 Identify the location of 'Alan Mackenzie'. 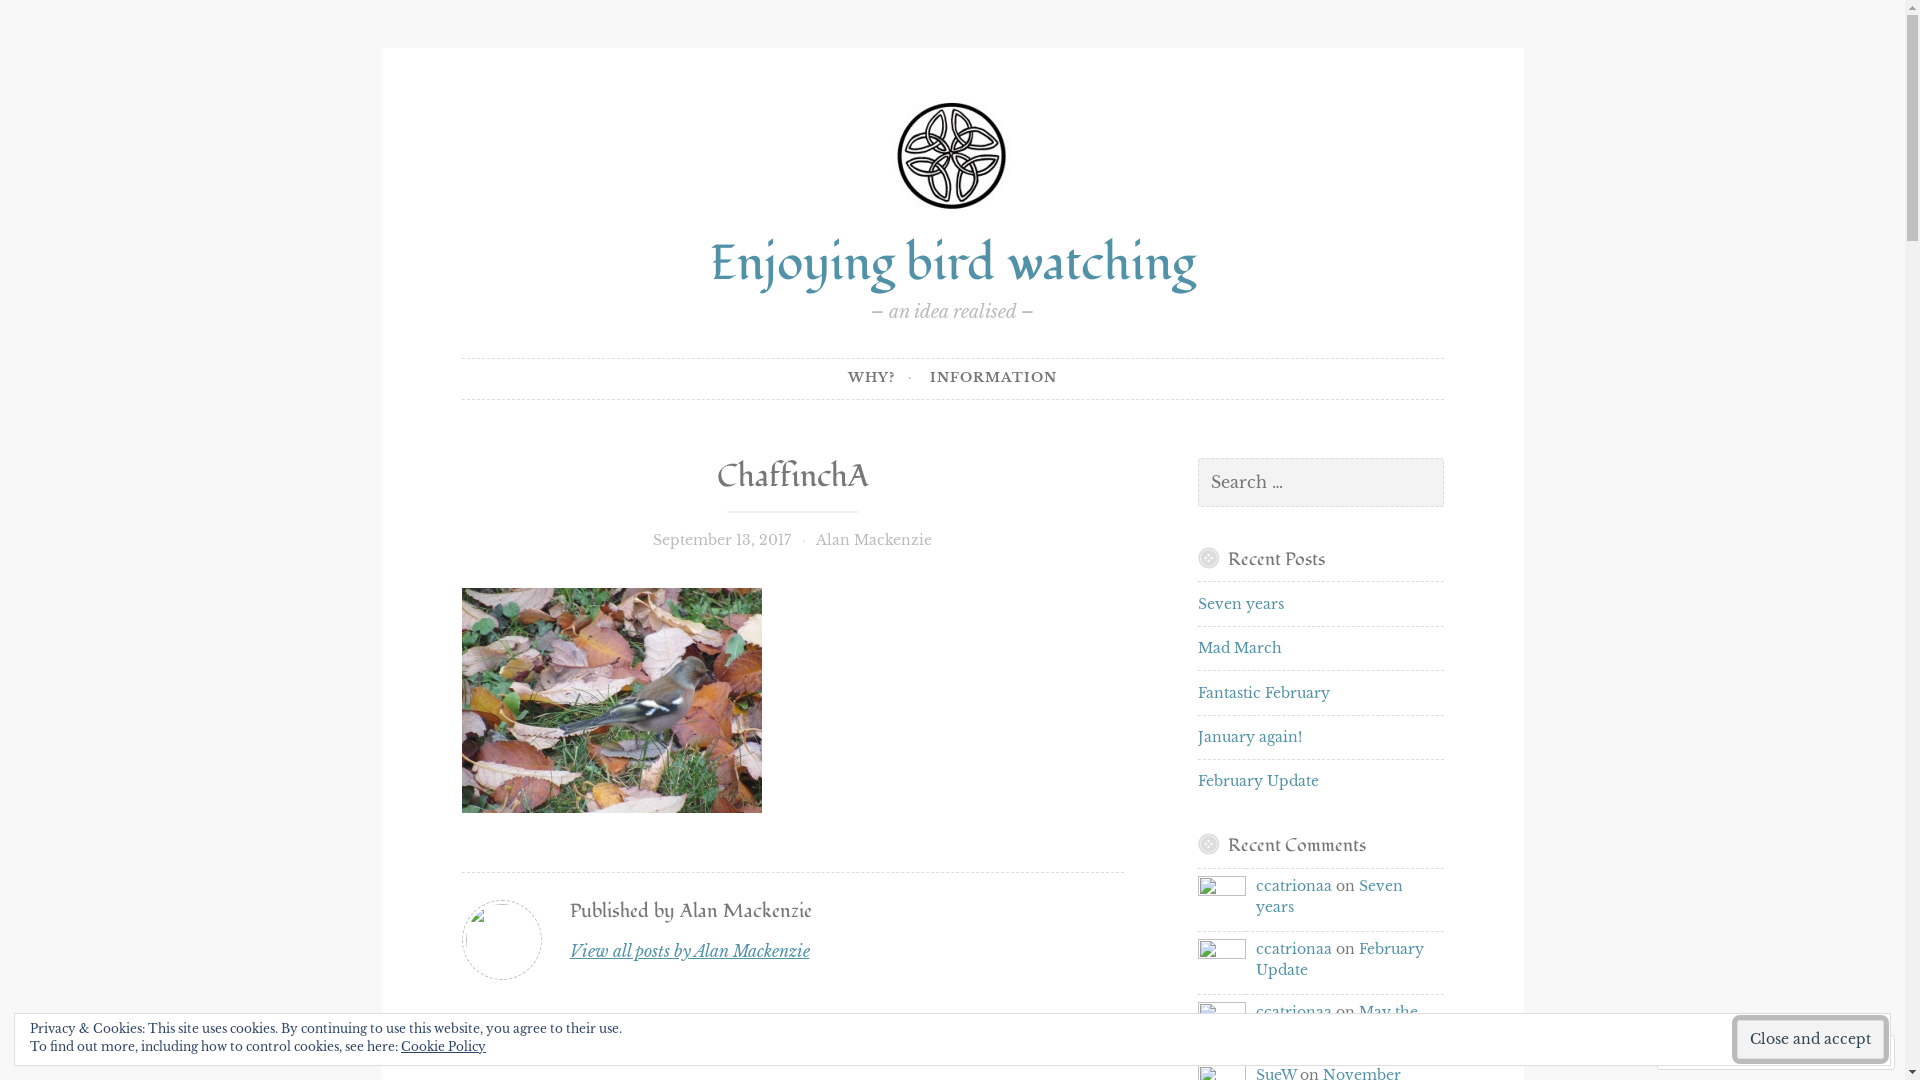
(873, 540).